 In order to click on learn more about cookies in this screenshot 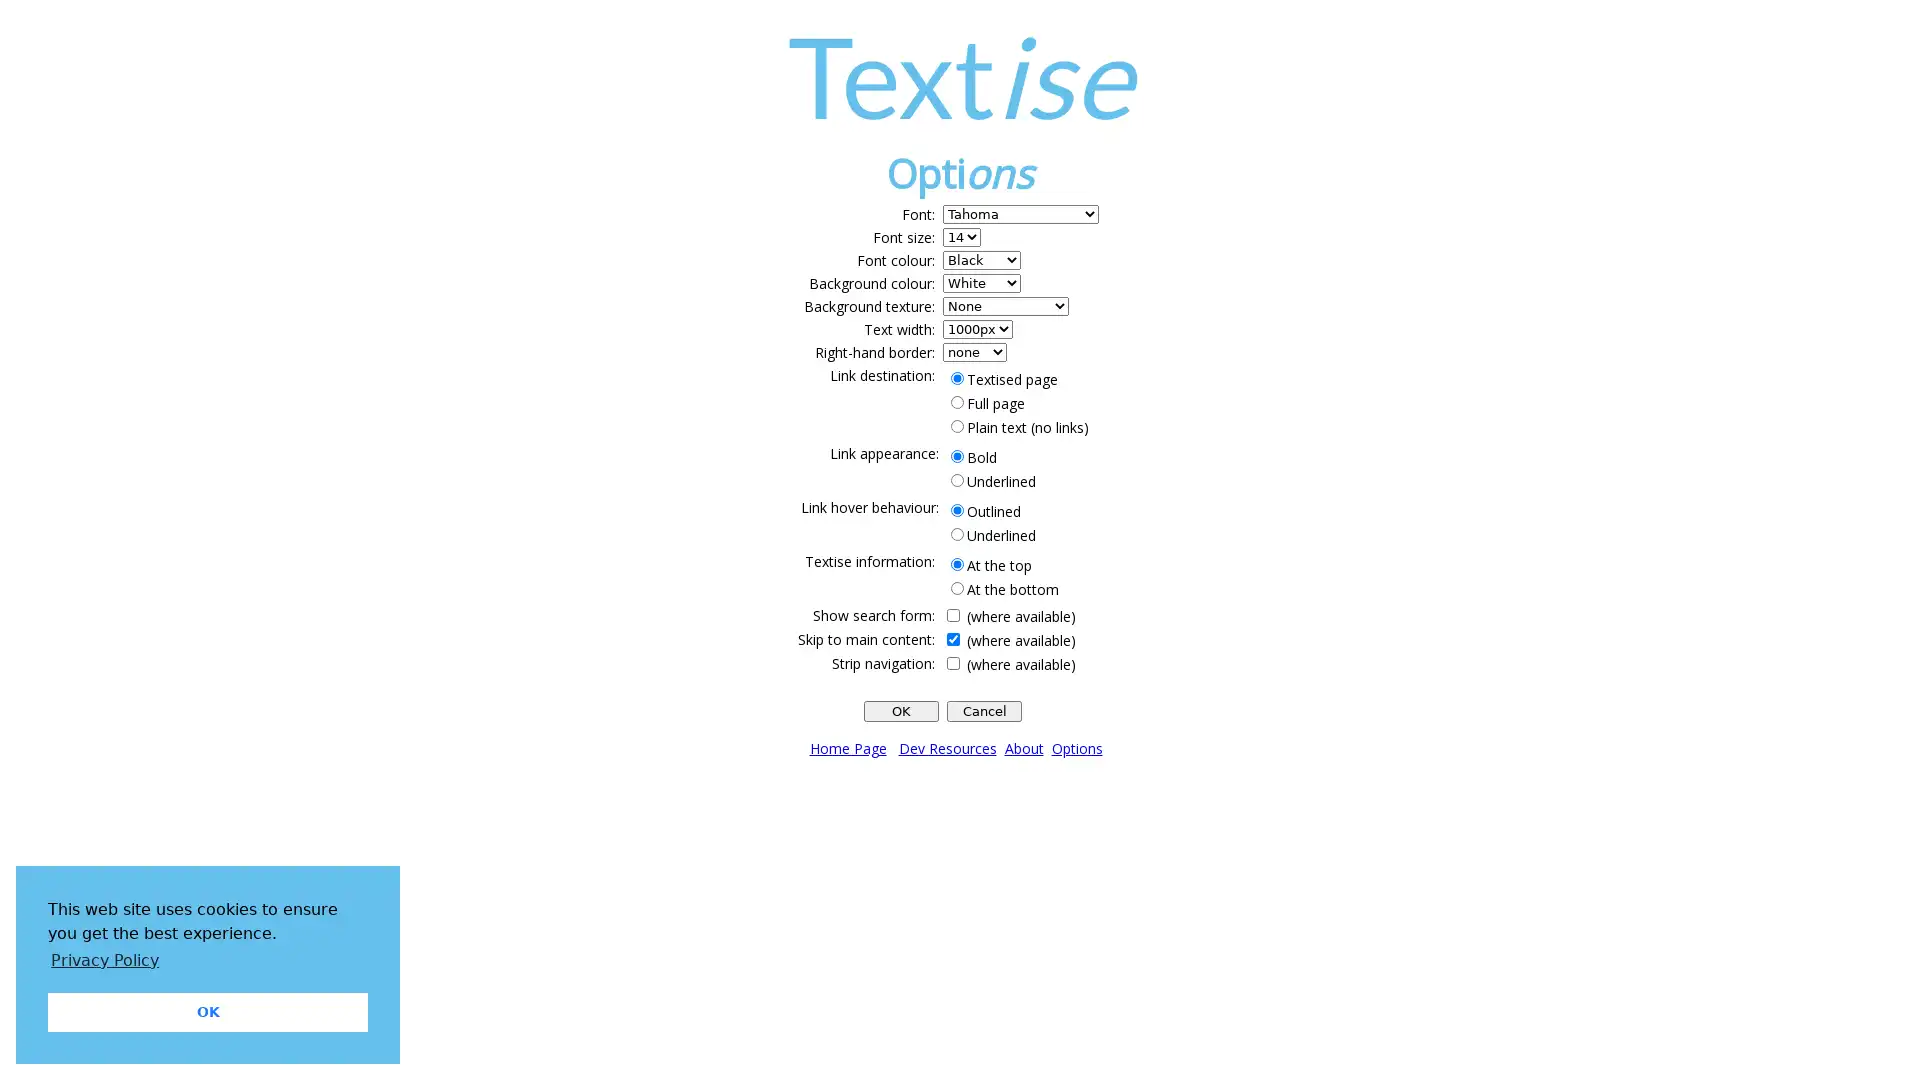, I will do `click(104, 959)`.